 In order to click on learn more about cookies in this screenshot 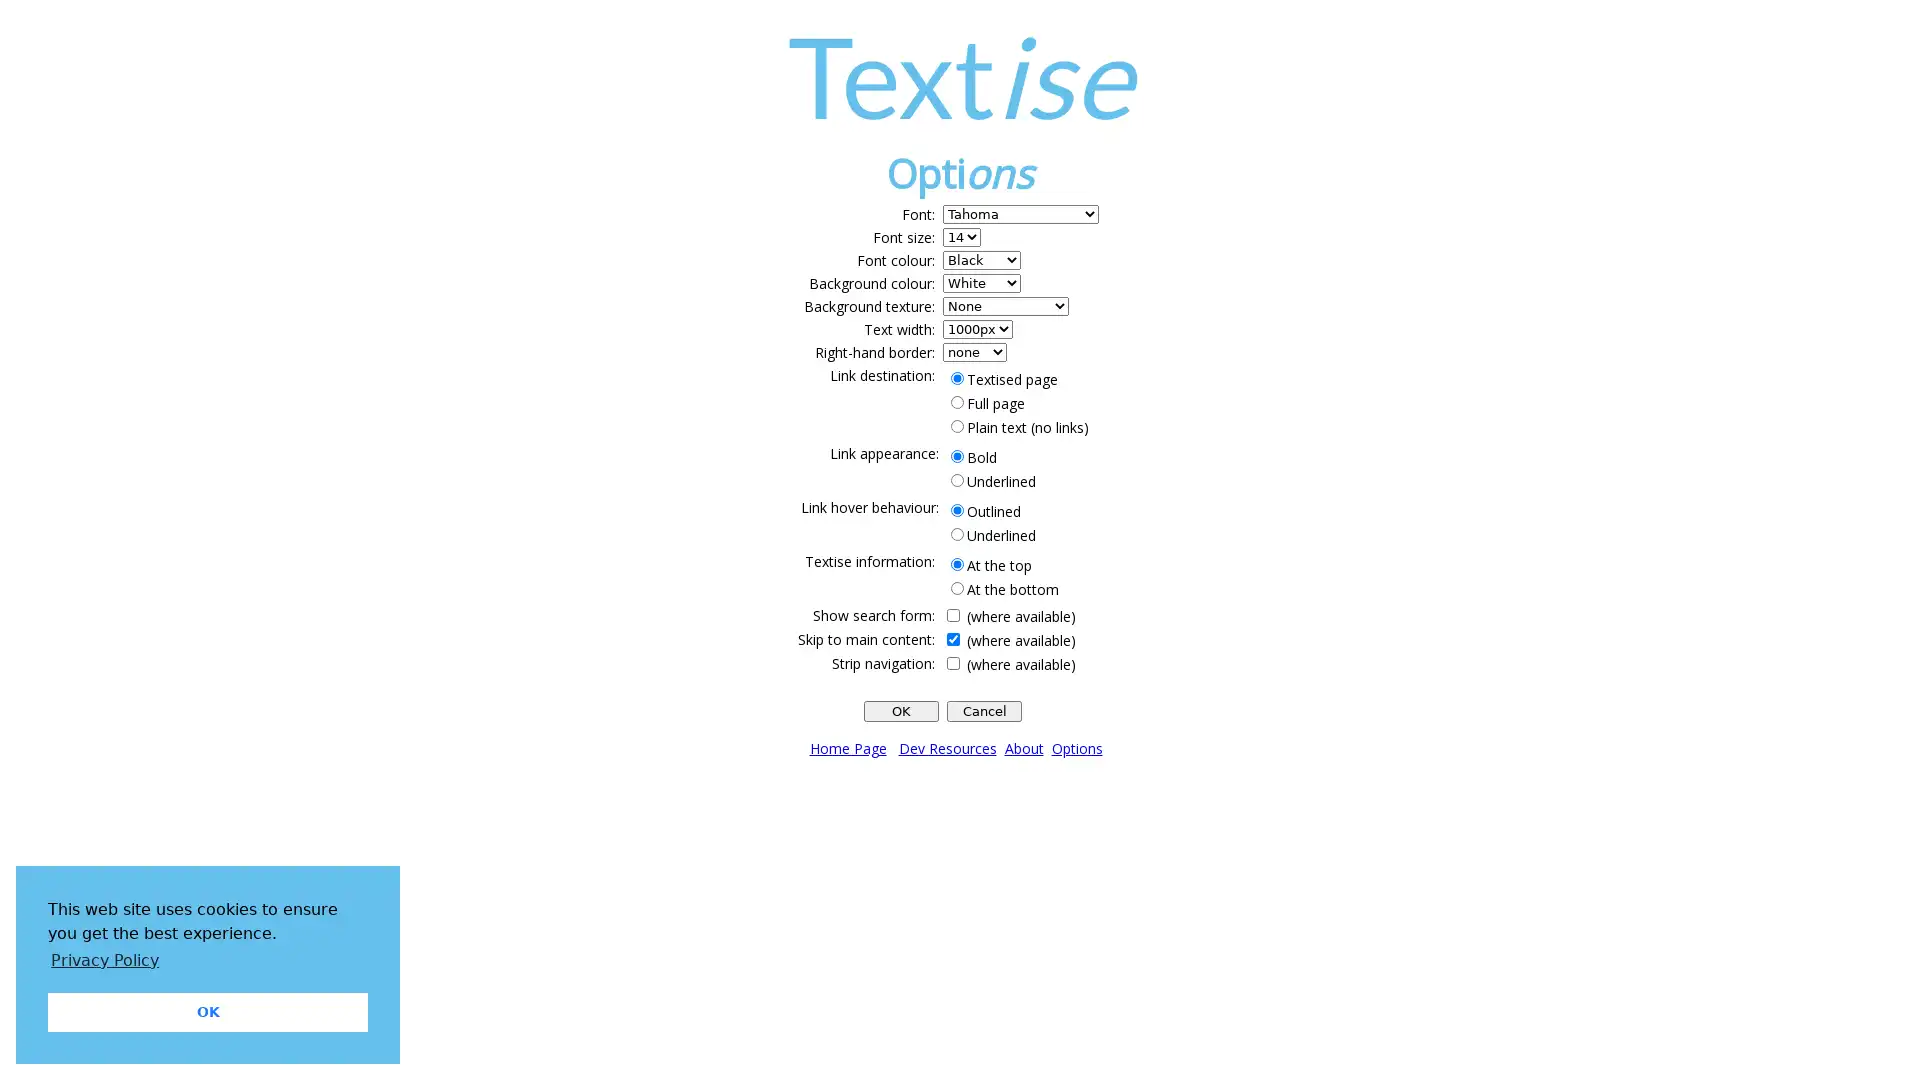, I will do `click(104, 959)`.